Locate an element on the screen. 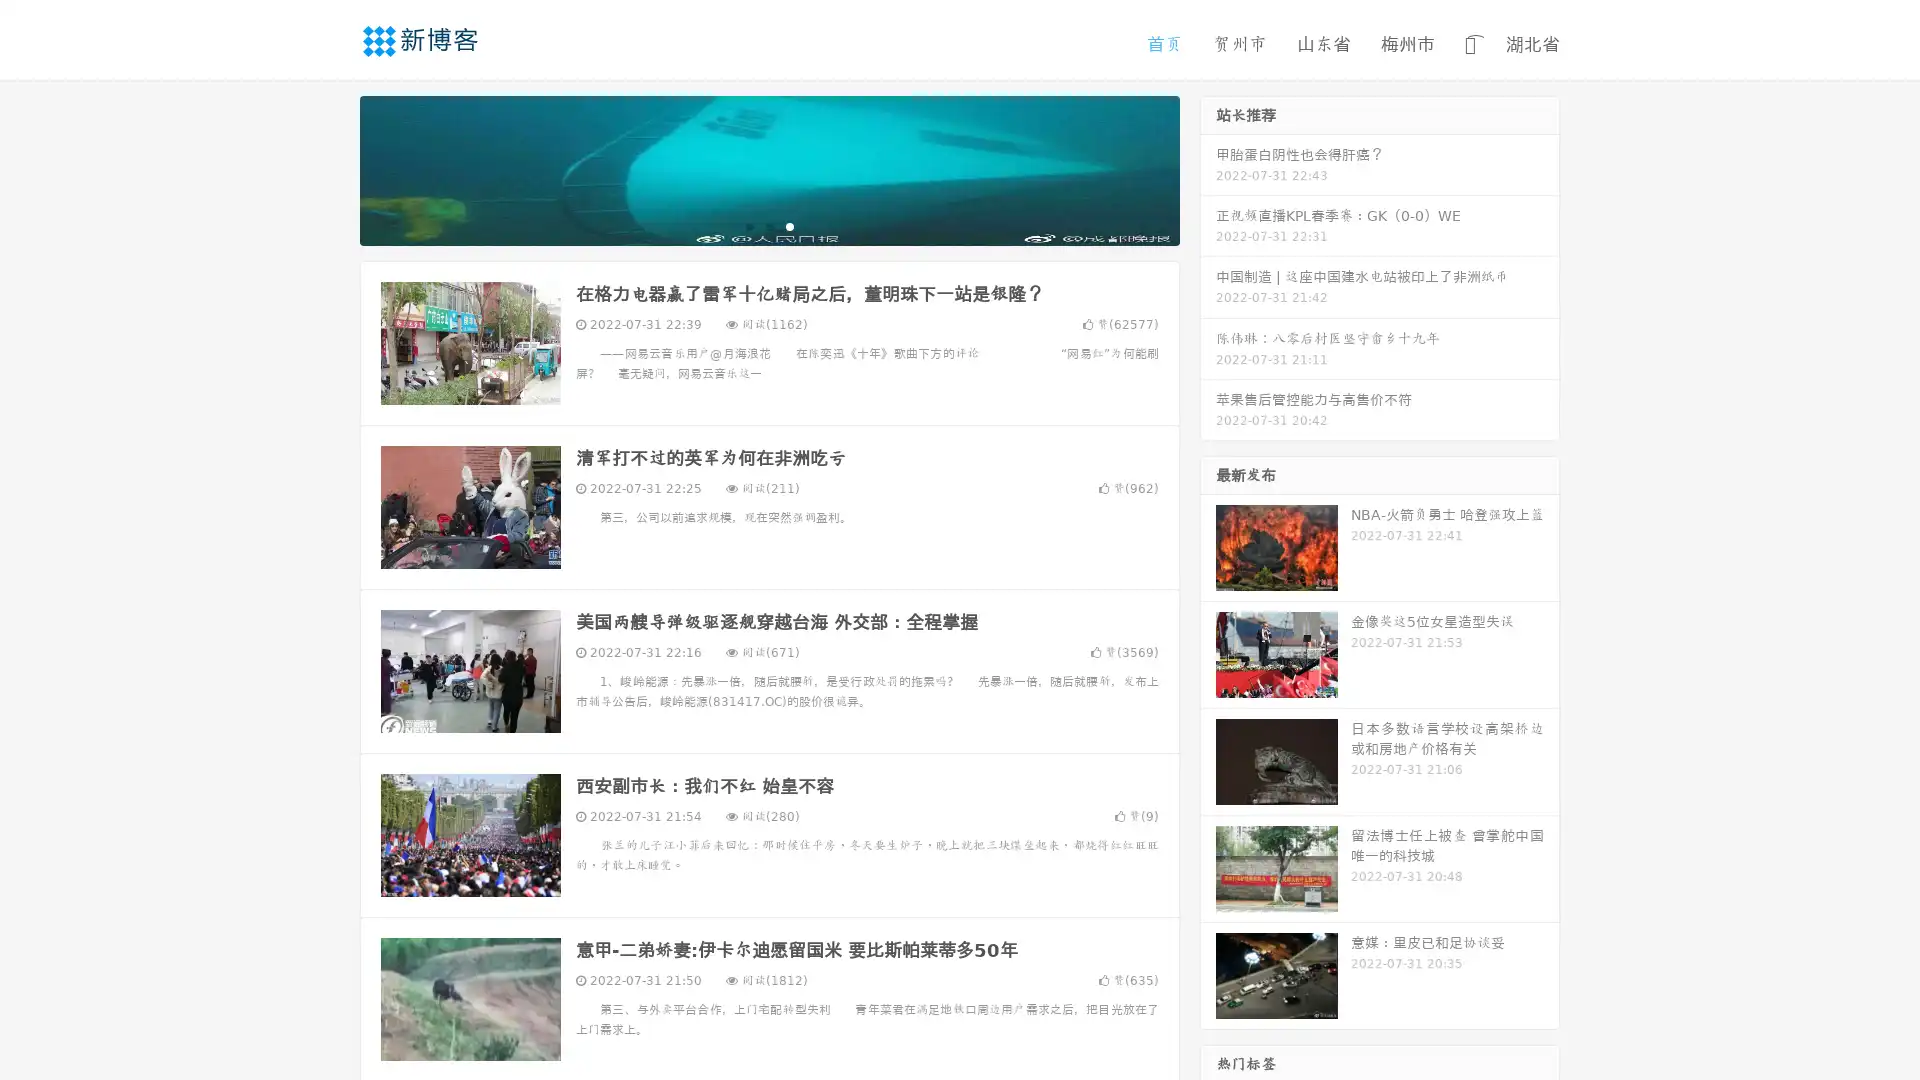 This screenshot has height=1080, width=1920. Go to slide 3 is located at coordinates (789, 225).